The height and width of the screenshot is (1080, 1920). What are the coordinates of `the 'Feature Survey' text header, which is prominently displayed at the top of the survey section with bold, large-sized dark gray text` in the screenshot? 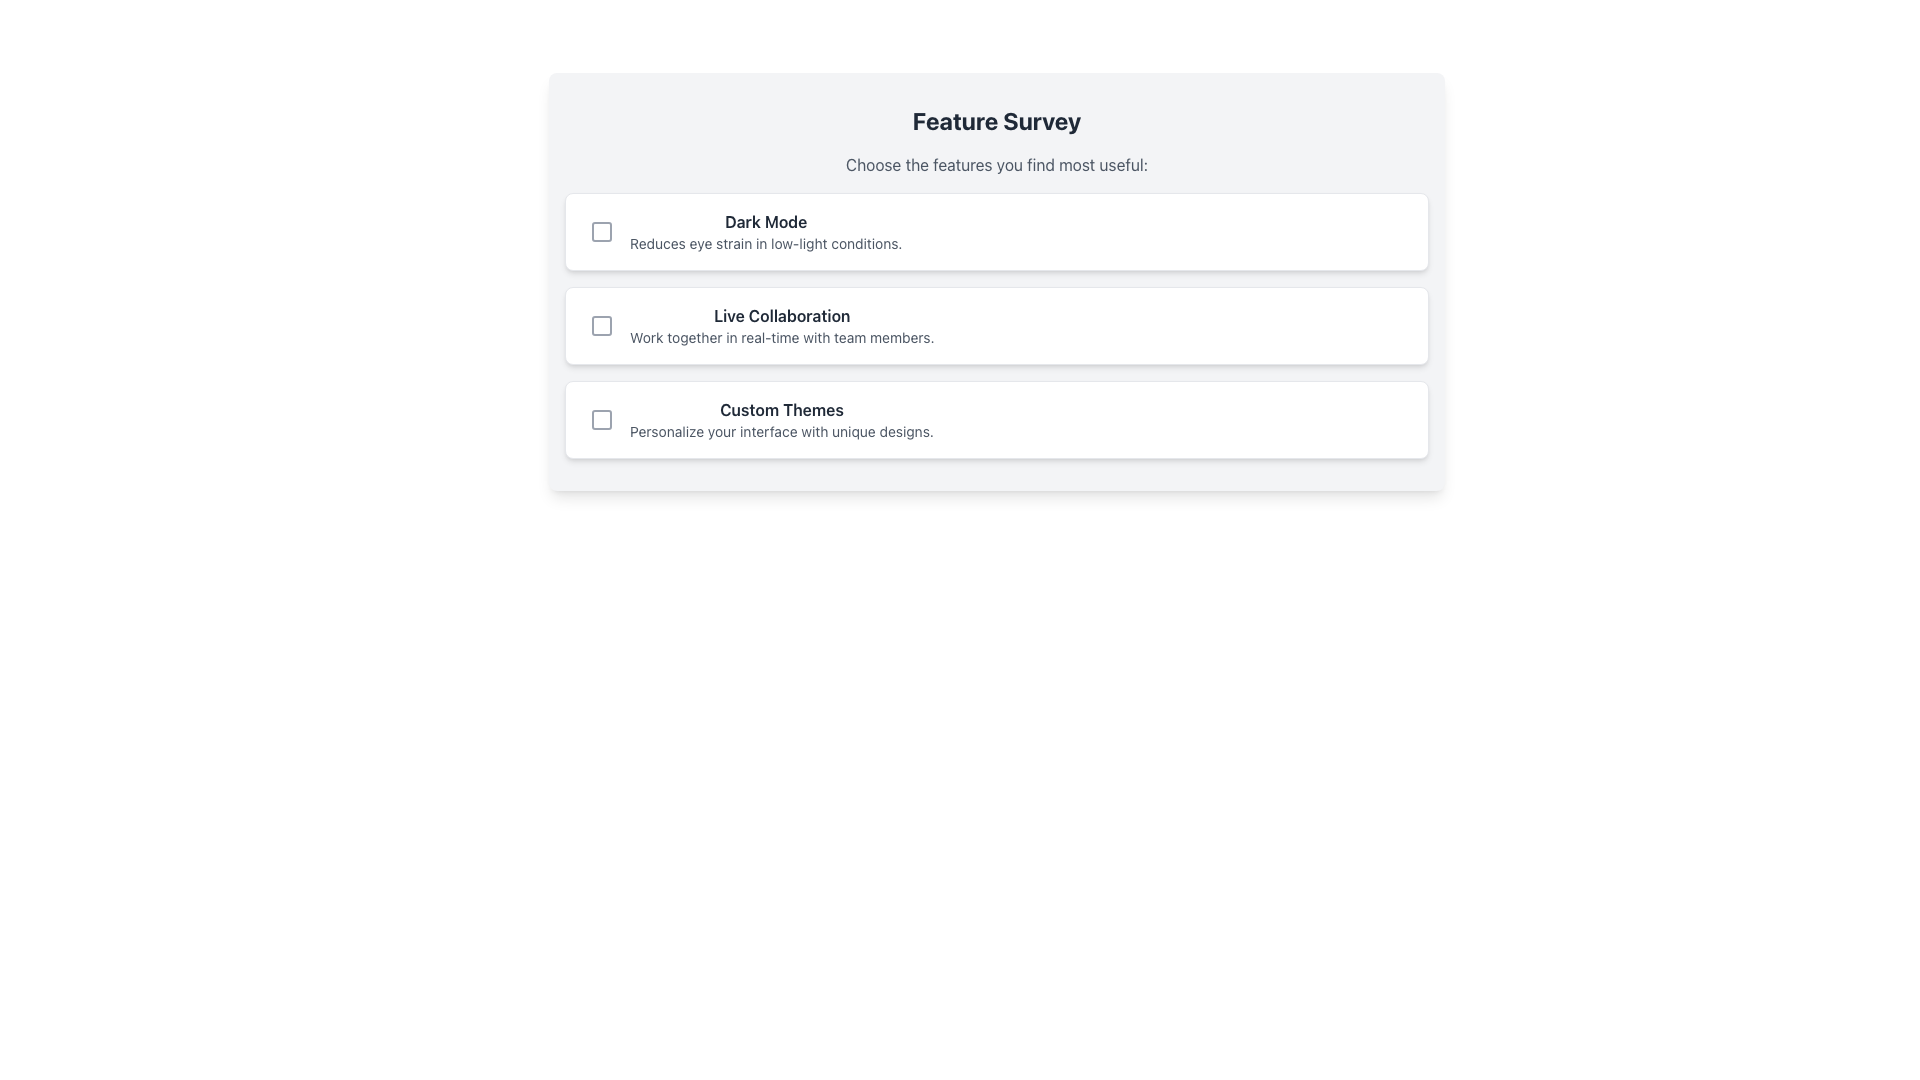 It's located at (997, 120).